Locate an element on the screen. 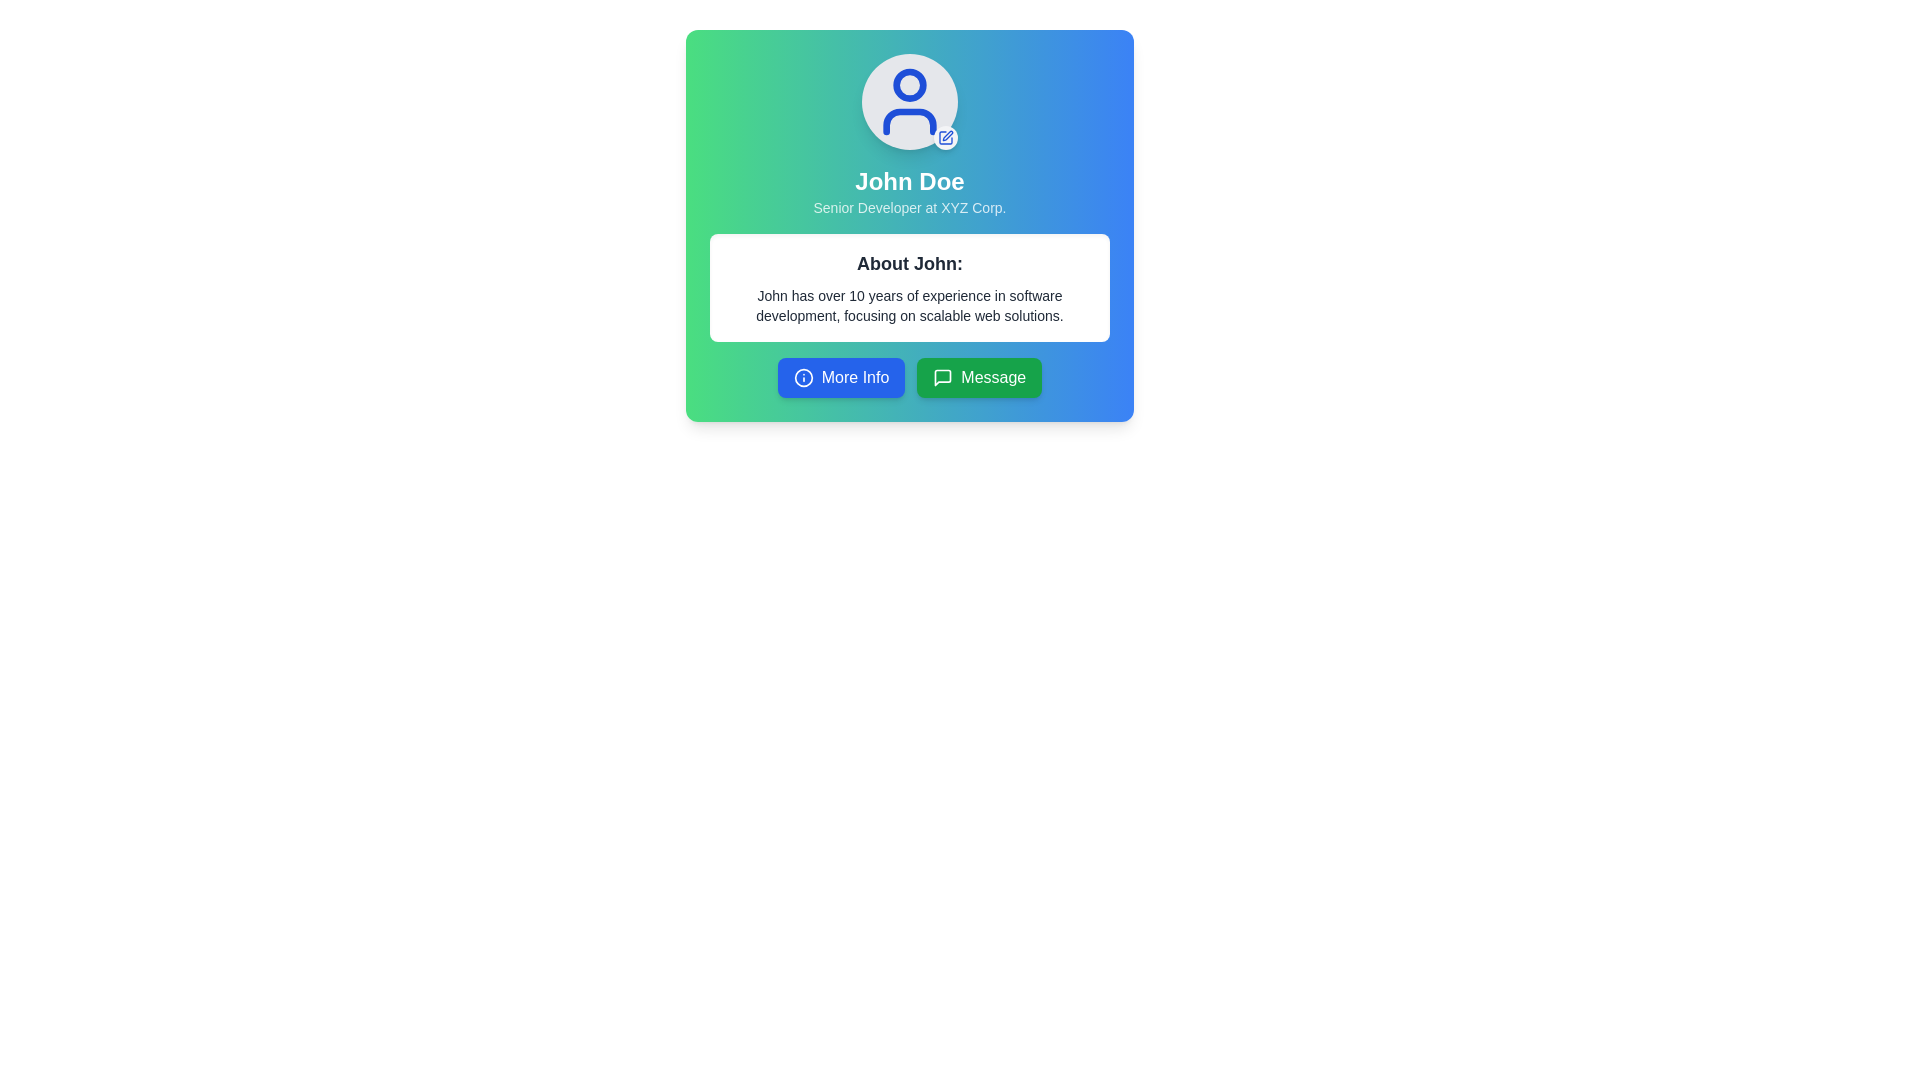 Image resolution: width=1920 pixels, height=1080 pixels. the Text Display containing the description about John, which reads: 'John has over 10 years of experience in software development, focusing on scalable web solutions.' This element is styled with a smaller font size and is positioned below the header 'About John:' is located at coordinates (909, 305).